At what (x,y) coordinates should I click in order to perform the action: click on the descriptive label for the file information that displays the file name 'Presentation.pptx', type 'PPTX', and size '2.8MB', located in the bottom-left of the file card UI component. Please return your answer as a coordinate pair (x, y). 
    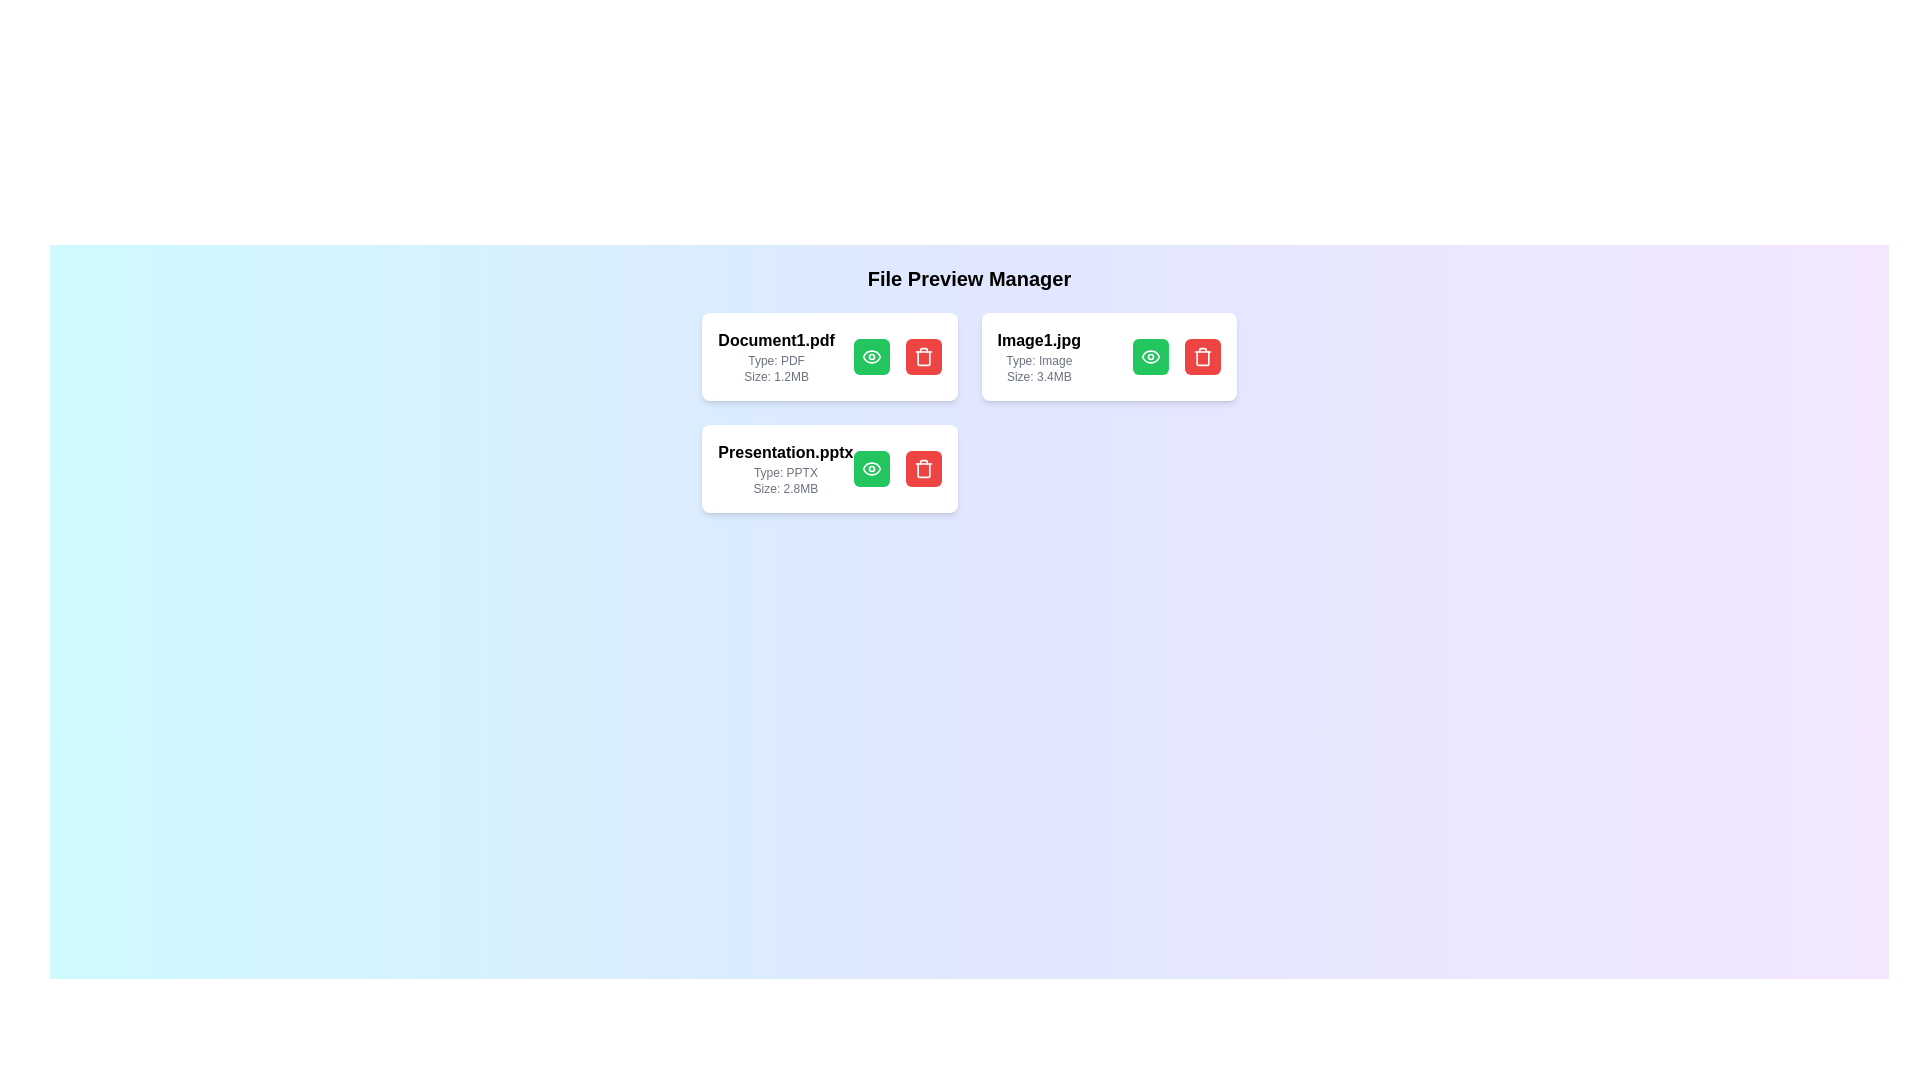
    Looking at the image, I should click on (784, 469).